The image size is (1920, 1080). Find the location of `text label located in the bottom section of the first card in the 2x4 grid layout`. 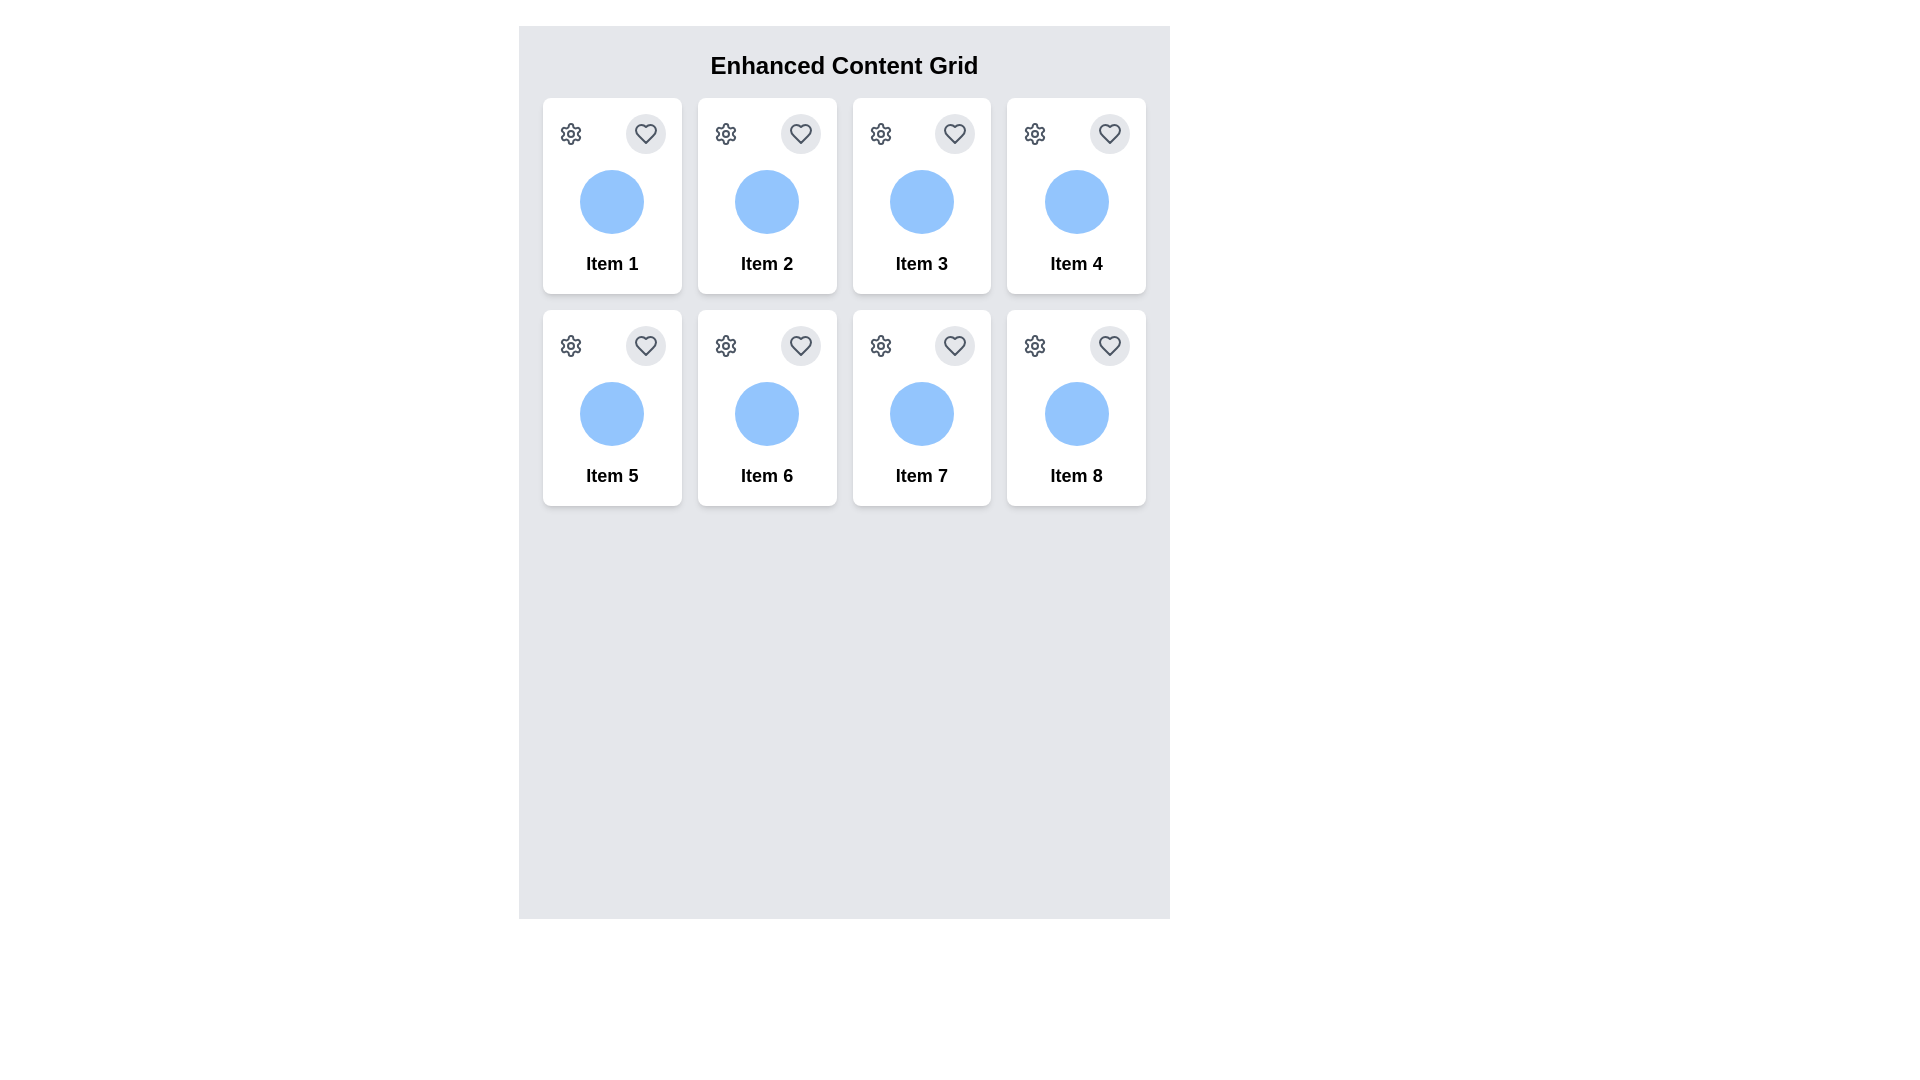

text label located in the bottom section of the first card in the 2x4 grid layout is located at coordinates (611, 262).